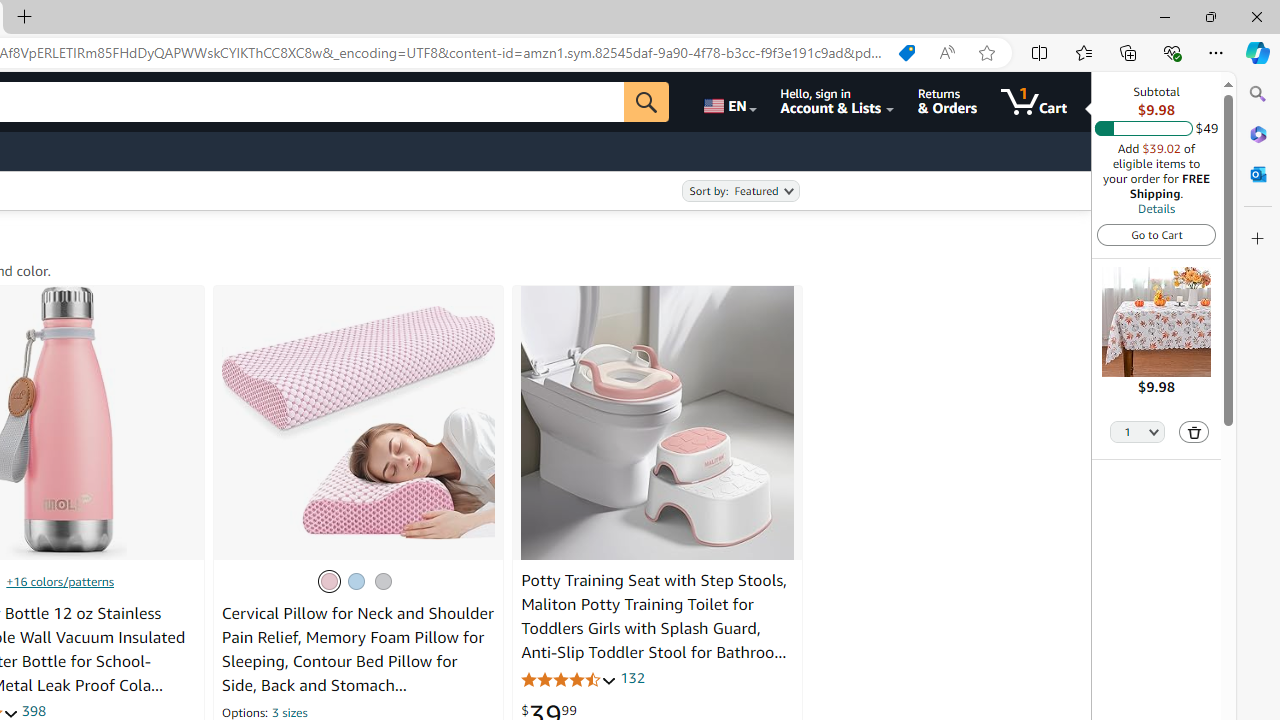 This screenshot has height=720, width=1280. What do you see at coordinates (568, 678) in the screenshot?
I see `'4.6 out of 5 stars'` at bounding box center [568, 678].